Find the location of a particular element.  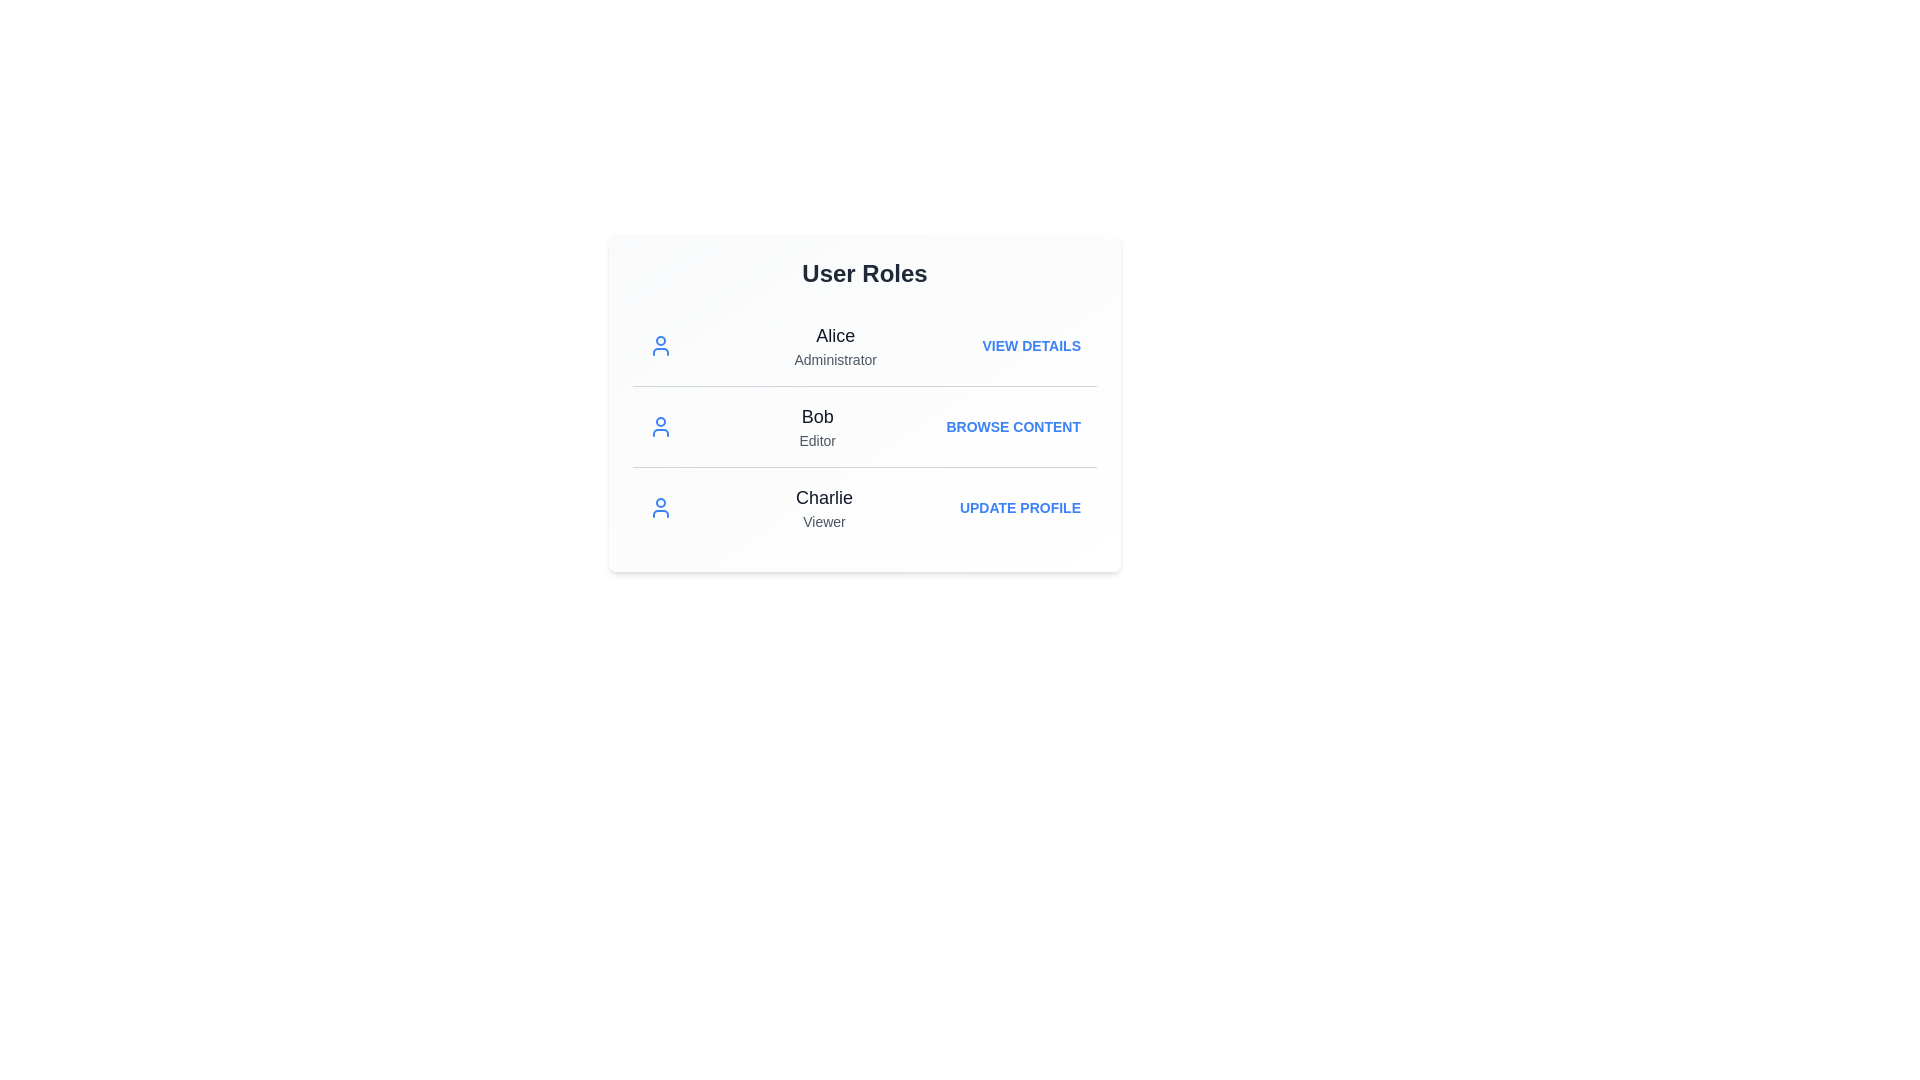

the profile representation icon, which is a blue circular icon of a person on the 'Charlie Viewer Update Profile' card, located at the leftmost position in the group is located at coordinates (661, 507).